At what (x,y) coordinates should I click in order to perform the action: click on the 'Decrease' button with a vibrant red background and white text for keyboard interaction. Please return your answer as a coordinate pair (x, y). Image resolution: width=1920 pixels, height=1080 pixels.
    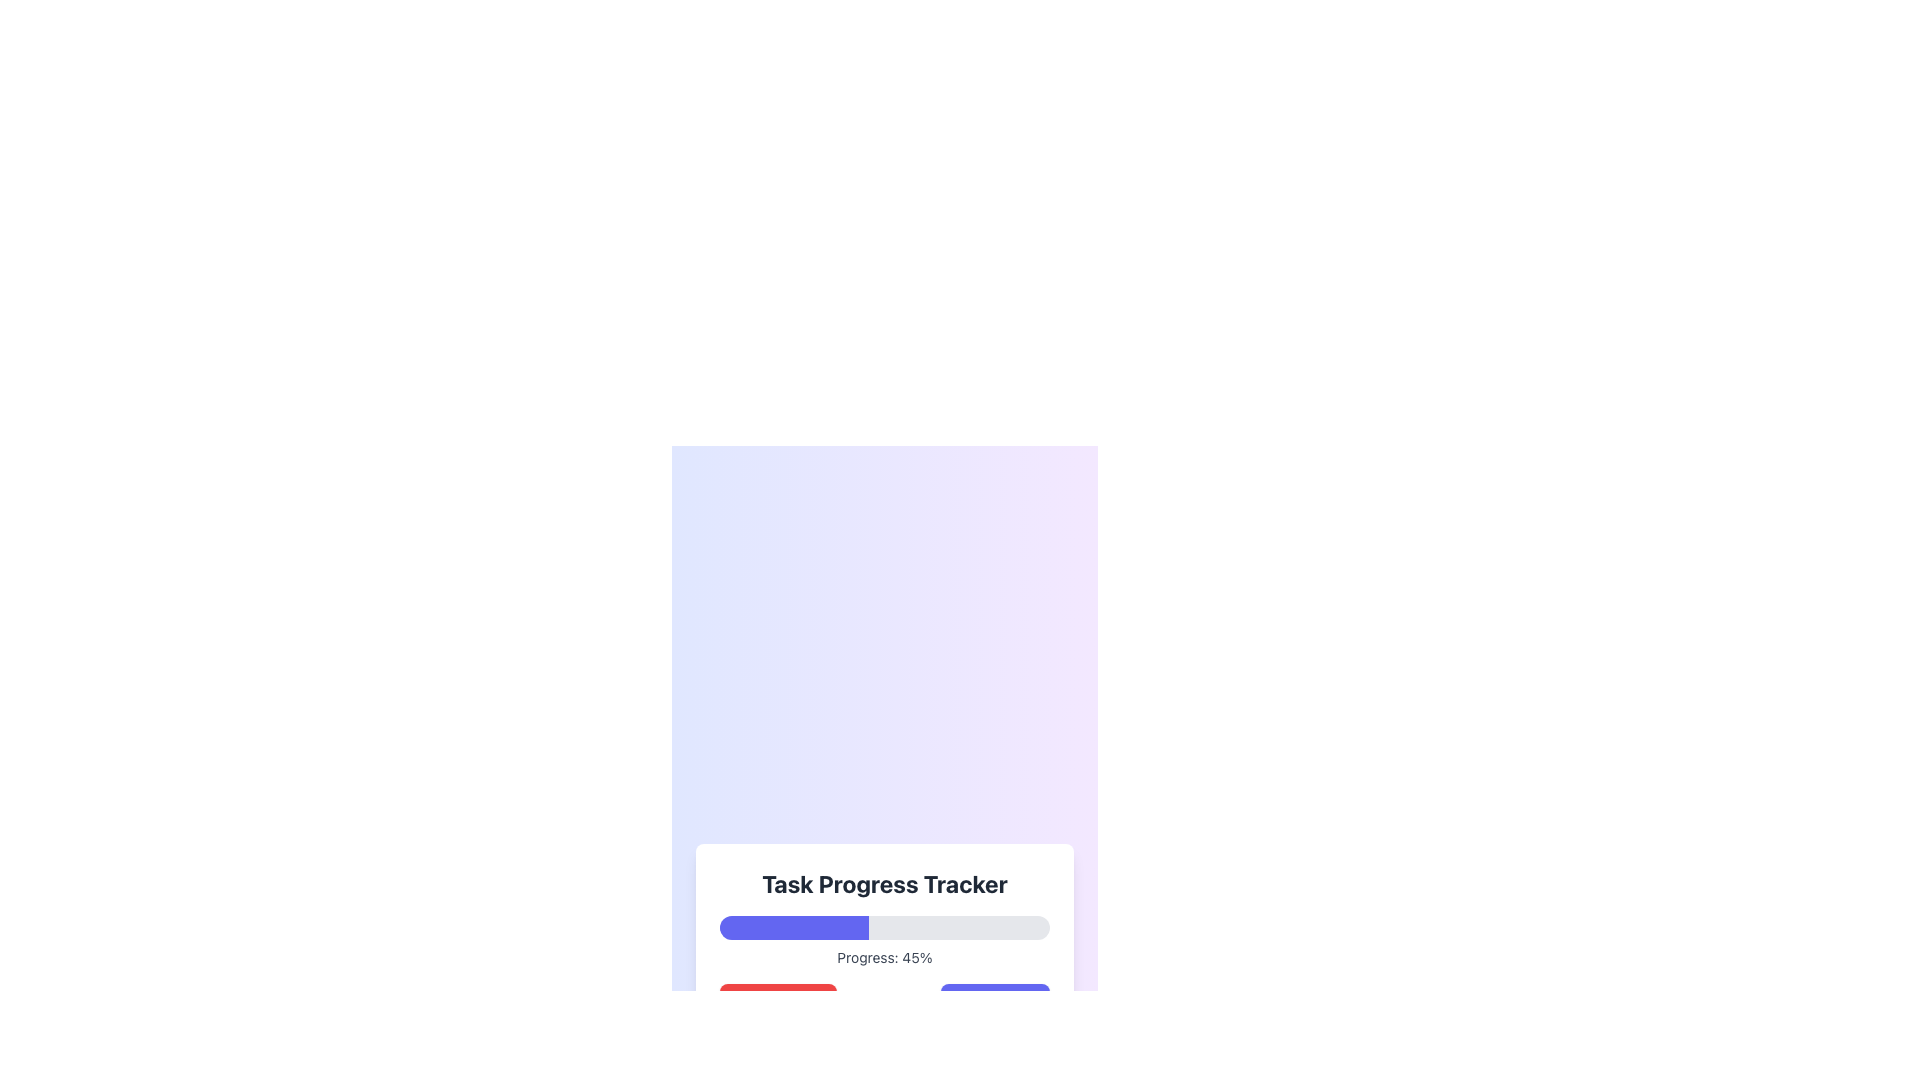
    Looking at the image, I should click on (777, 1003).